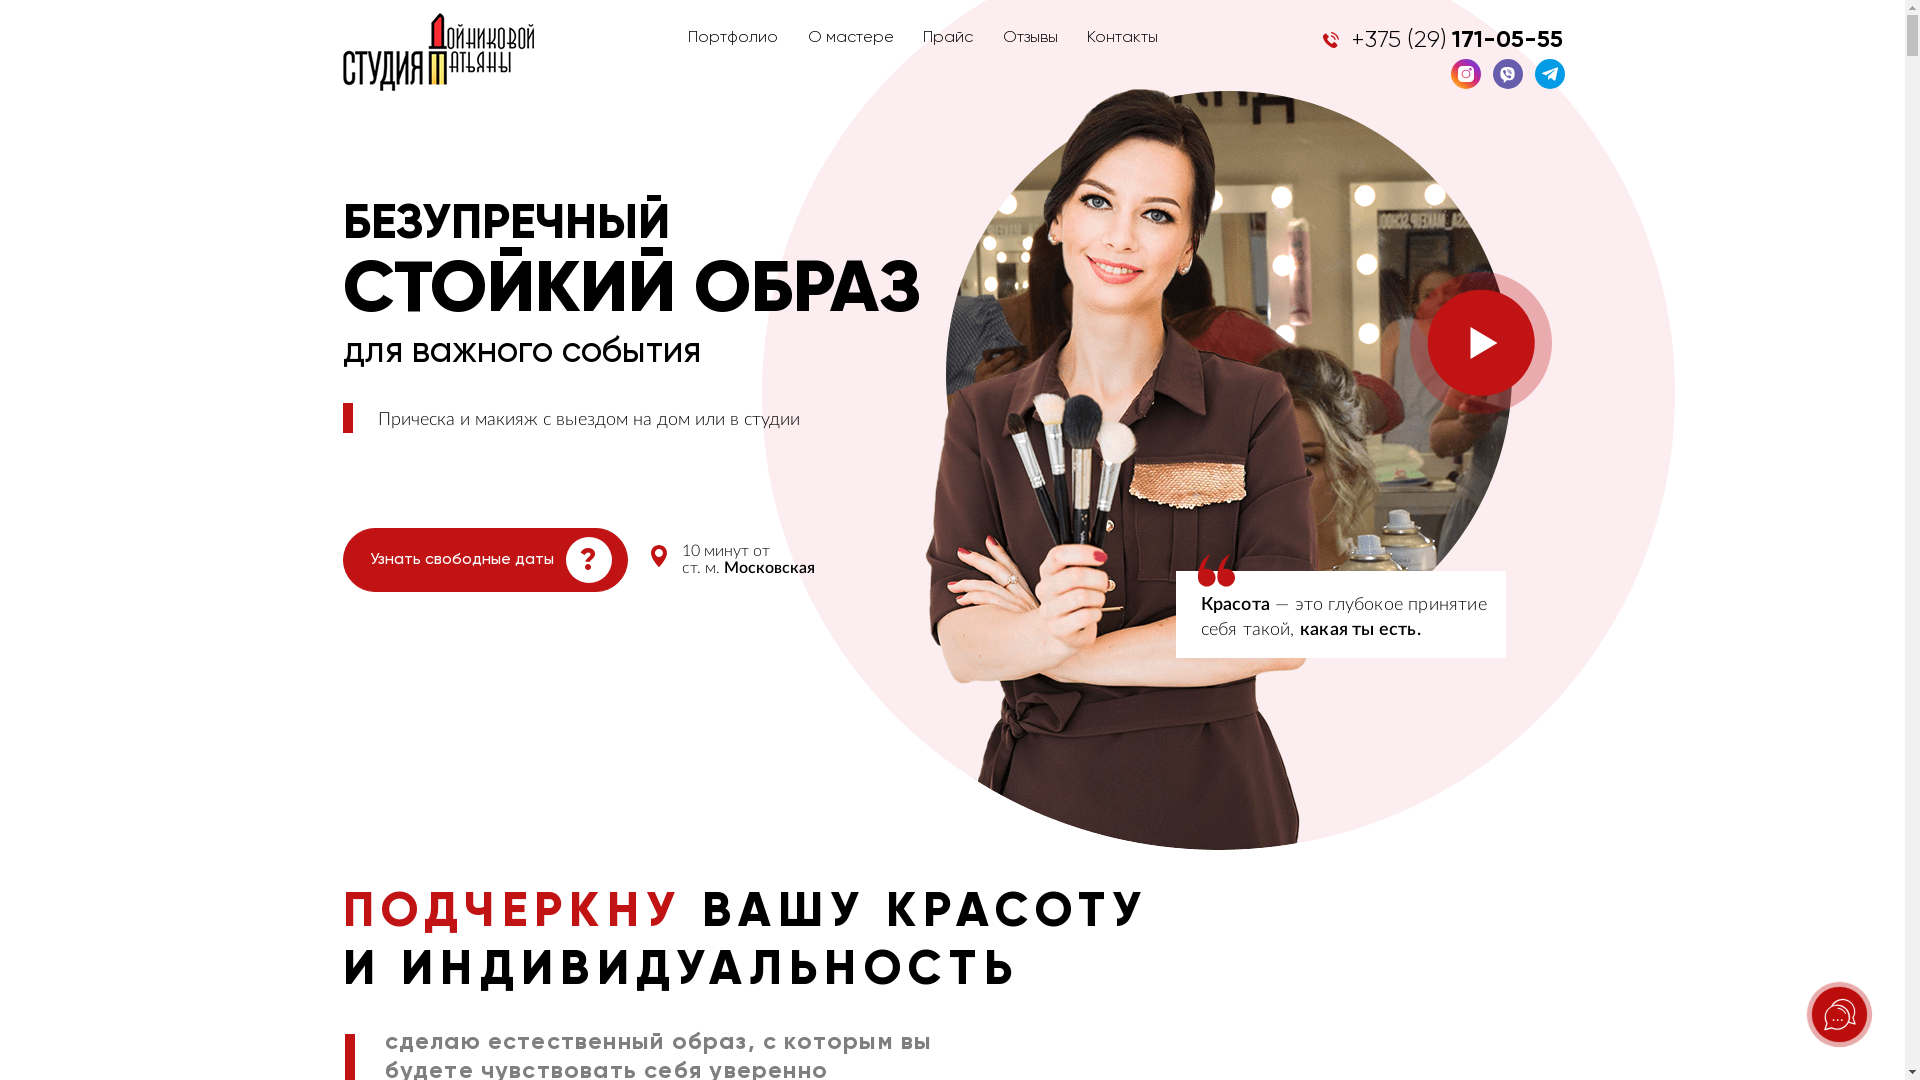  I want to click on 'Viber', so click(1507, 72).